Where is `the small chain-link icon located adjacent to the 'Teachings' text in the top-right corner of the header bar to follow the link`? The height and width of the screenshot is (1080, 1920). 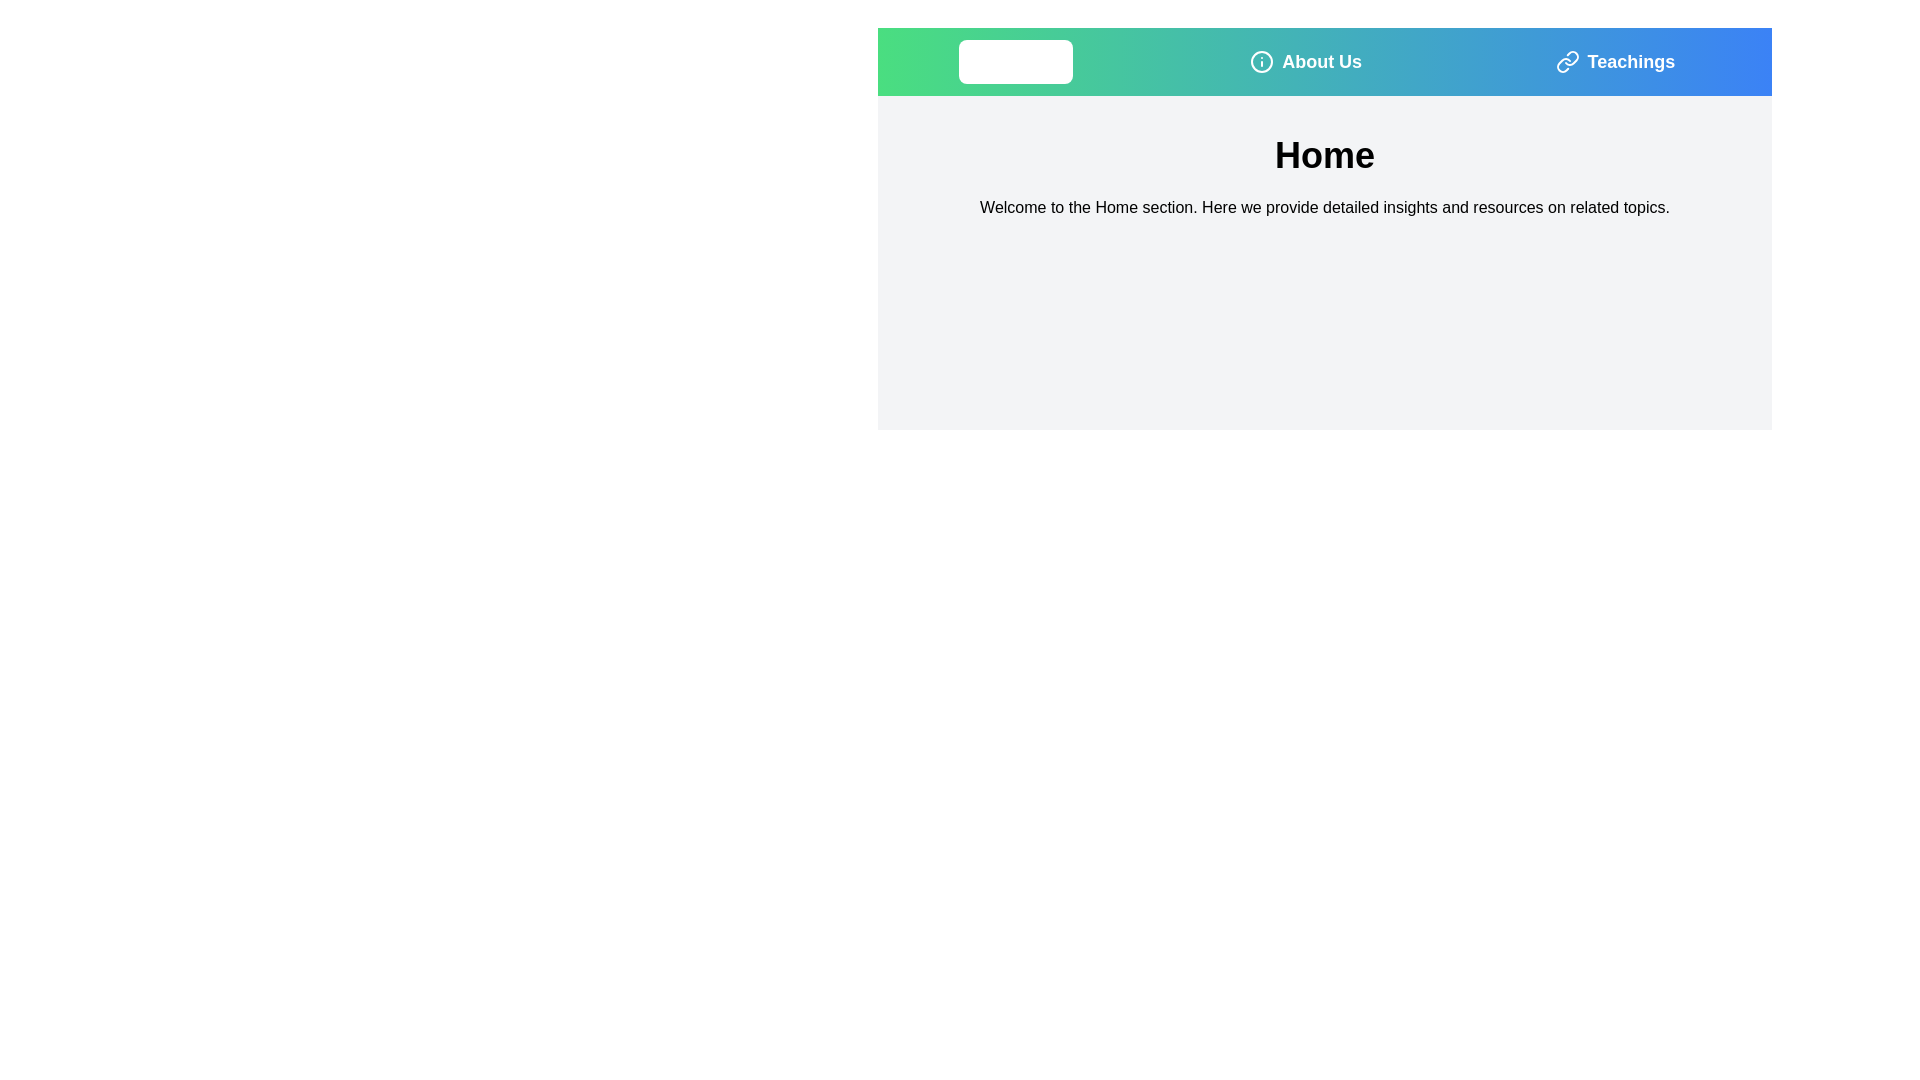
the small chain-link icon located adjacent to the 'Teachings' text in the top-right corner of the header bar to follow the link is located at coordinates (1566, 60).